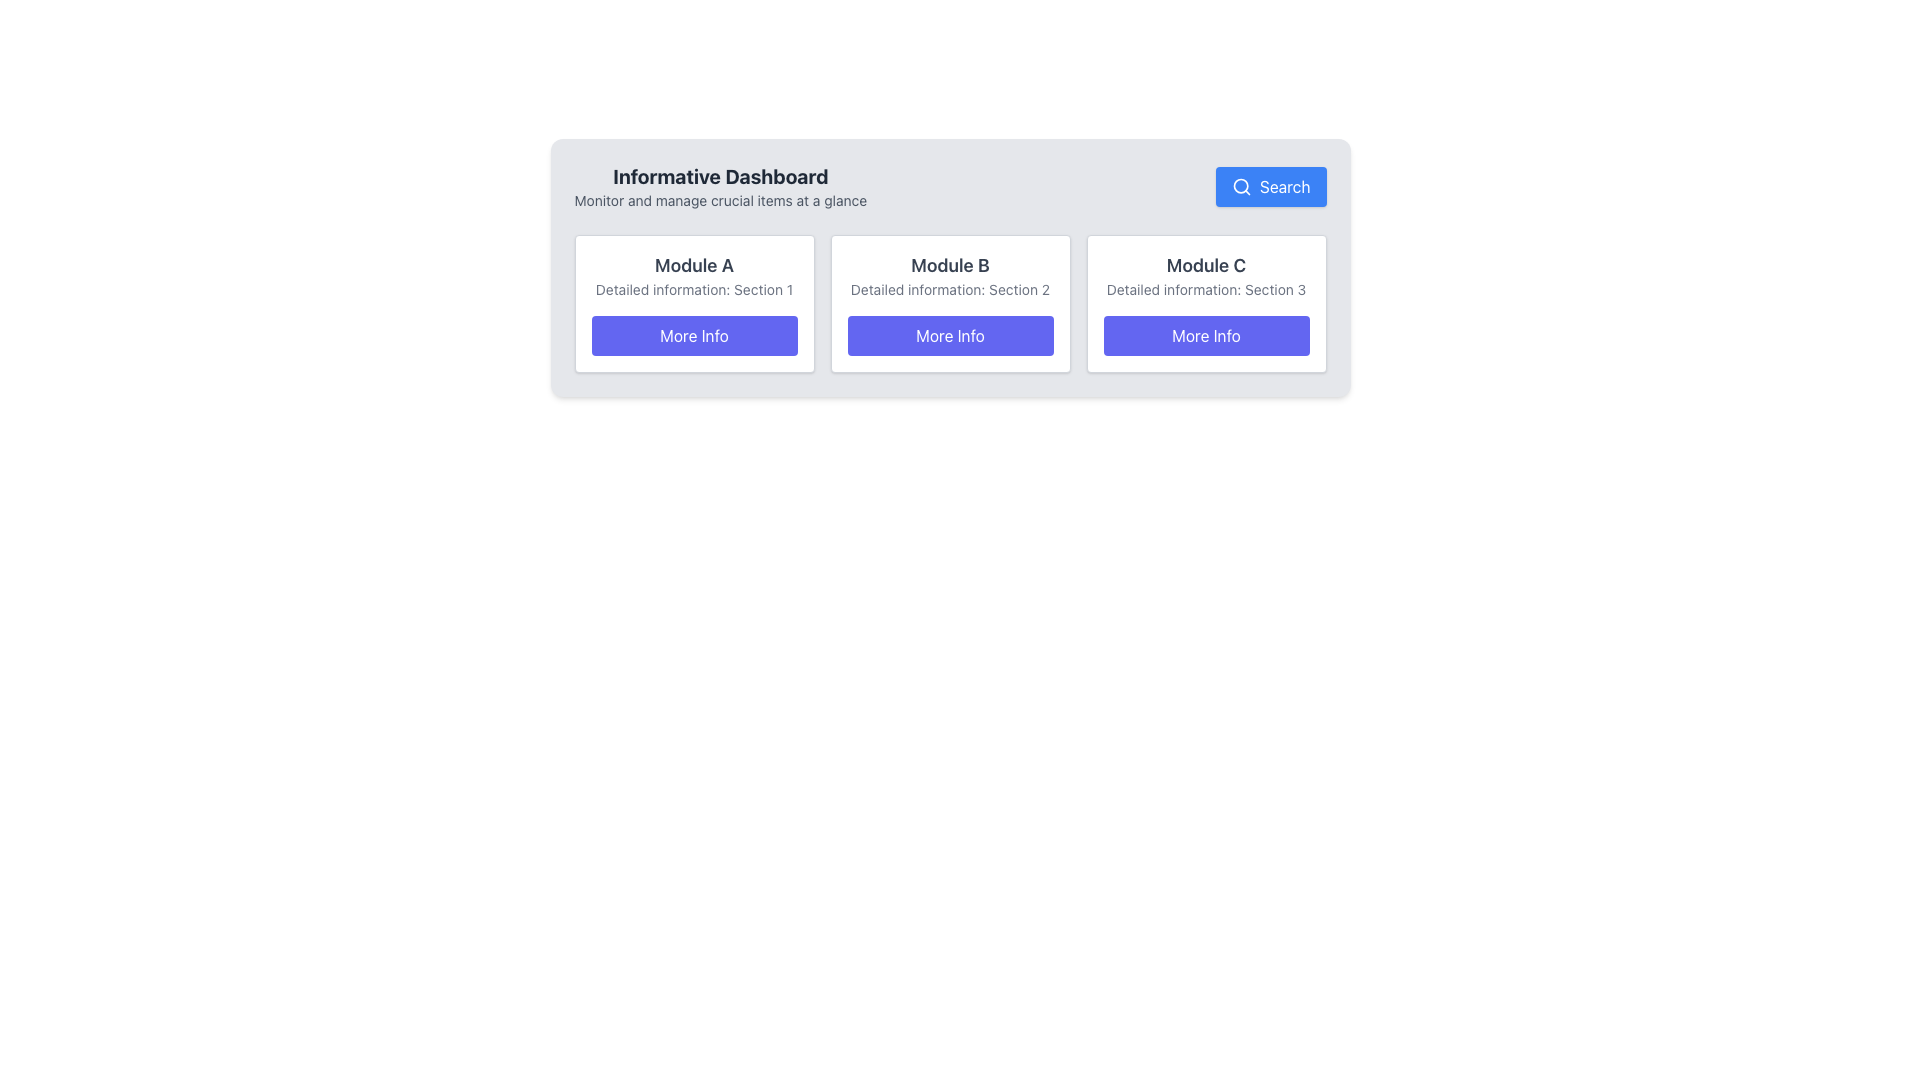  I want to click on the 'More Info' button on the 'Module B' card, which features a headline in bold dark gray text and a subheadline in lighter gray text, so click(949, 304).